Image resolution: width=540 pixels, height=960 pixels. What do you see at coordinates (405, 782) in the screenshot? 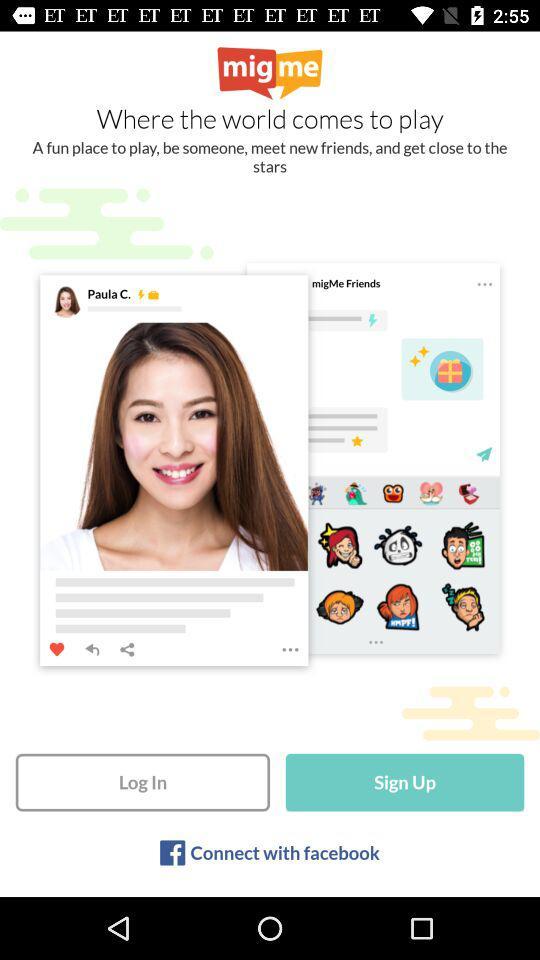
I see `the icon above connect with facebook` at bounding box center [405, 782].